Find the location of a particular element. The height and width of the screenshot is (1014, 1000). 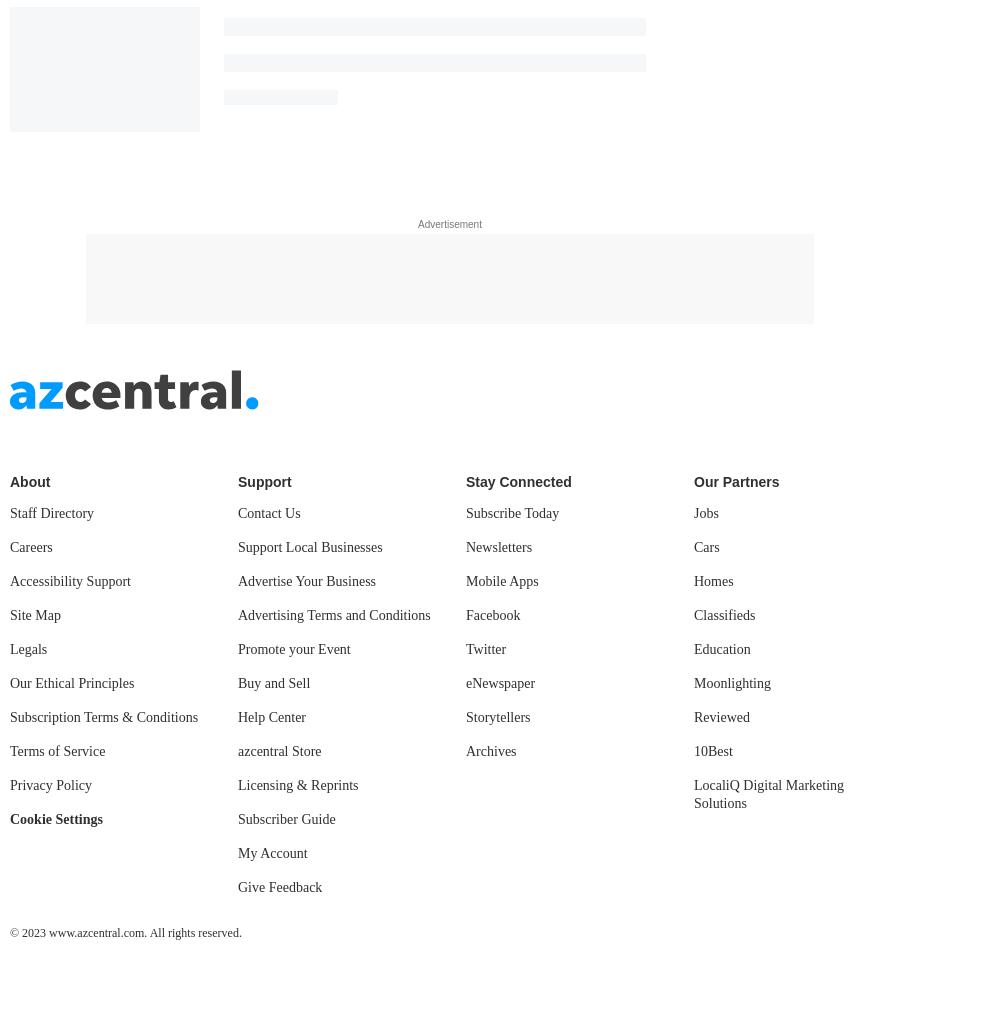

'Mobile Apps' is located at coordinates (502, 579).